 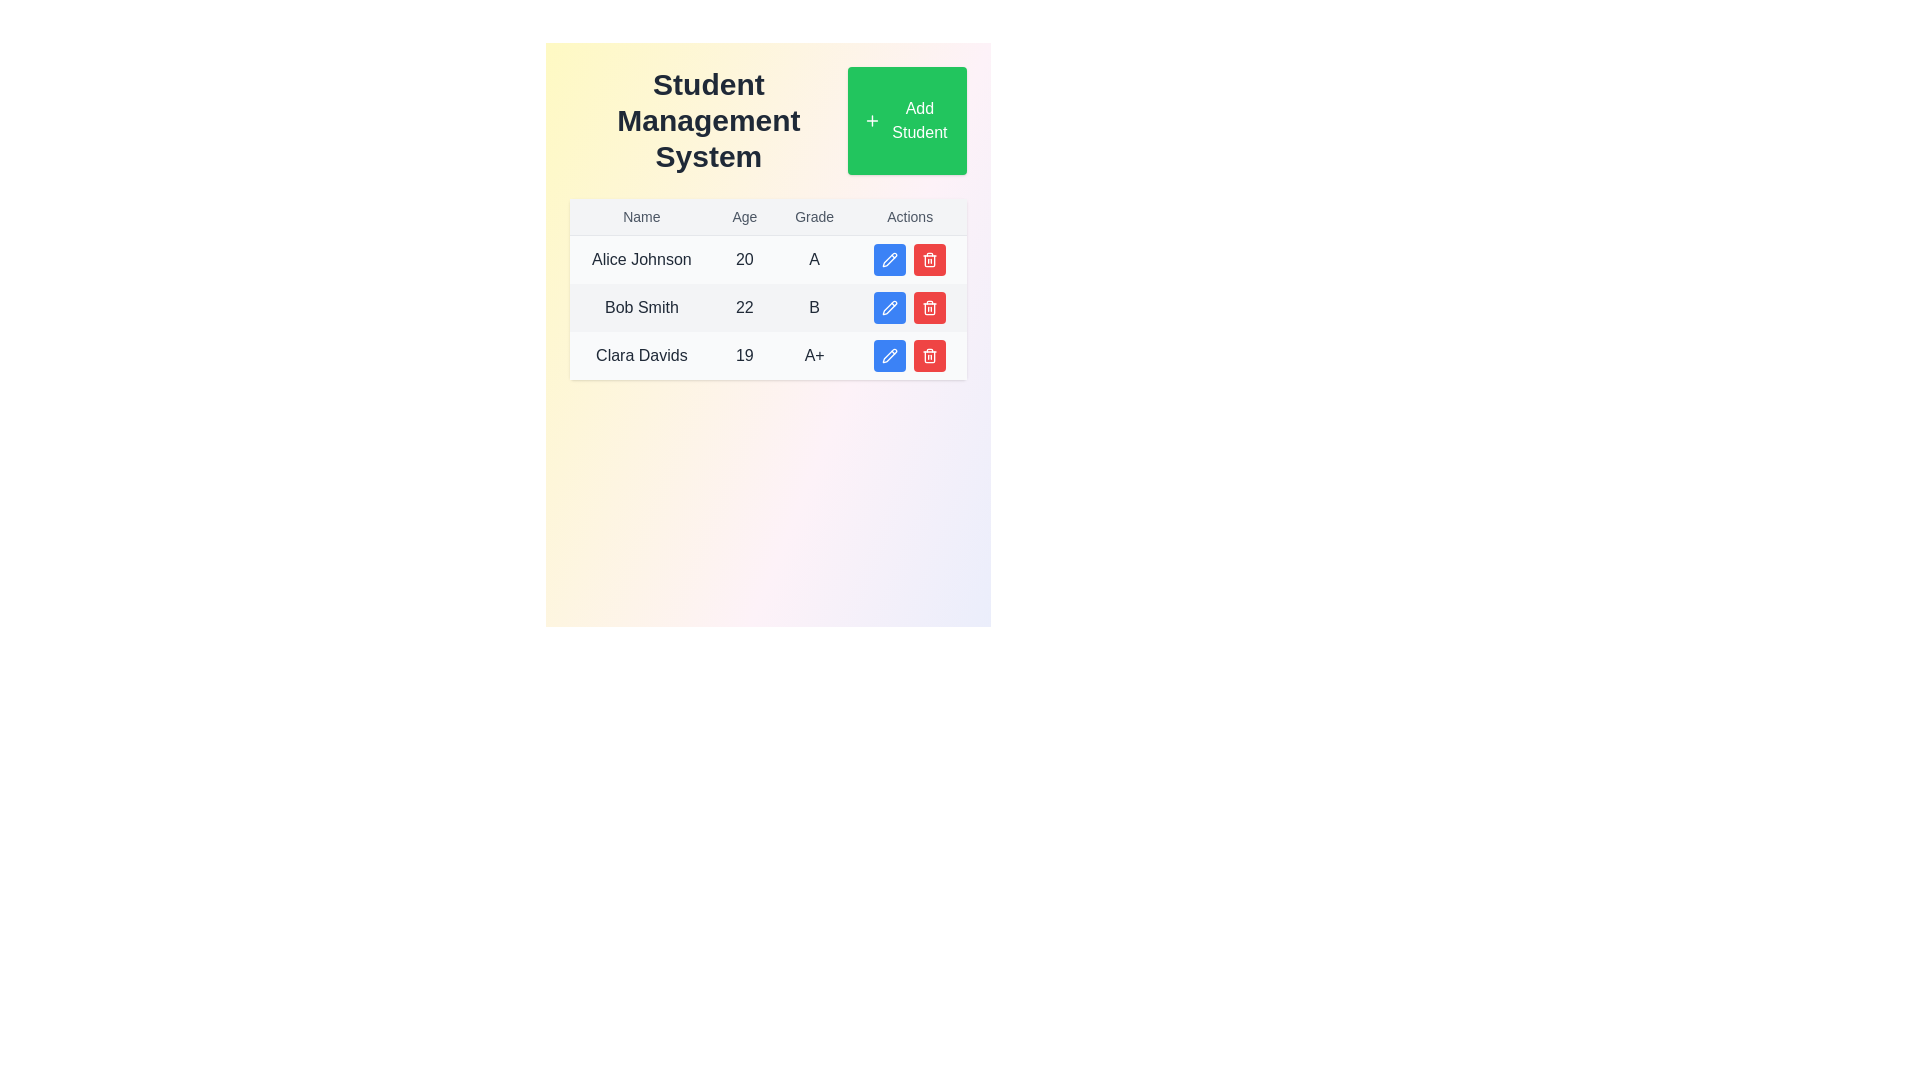 I want to click on textual information displayed in the second row of the table, which contains data about the student 'Bob Smith', age '22', and grade 'B', along with action buttons for editing and deleting, so click(x=767, y=307).